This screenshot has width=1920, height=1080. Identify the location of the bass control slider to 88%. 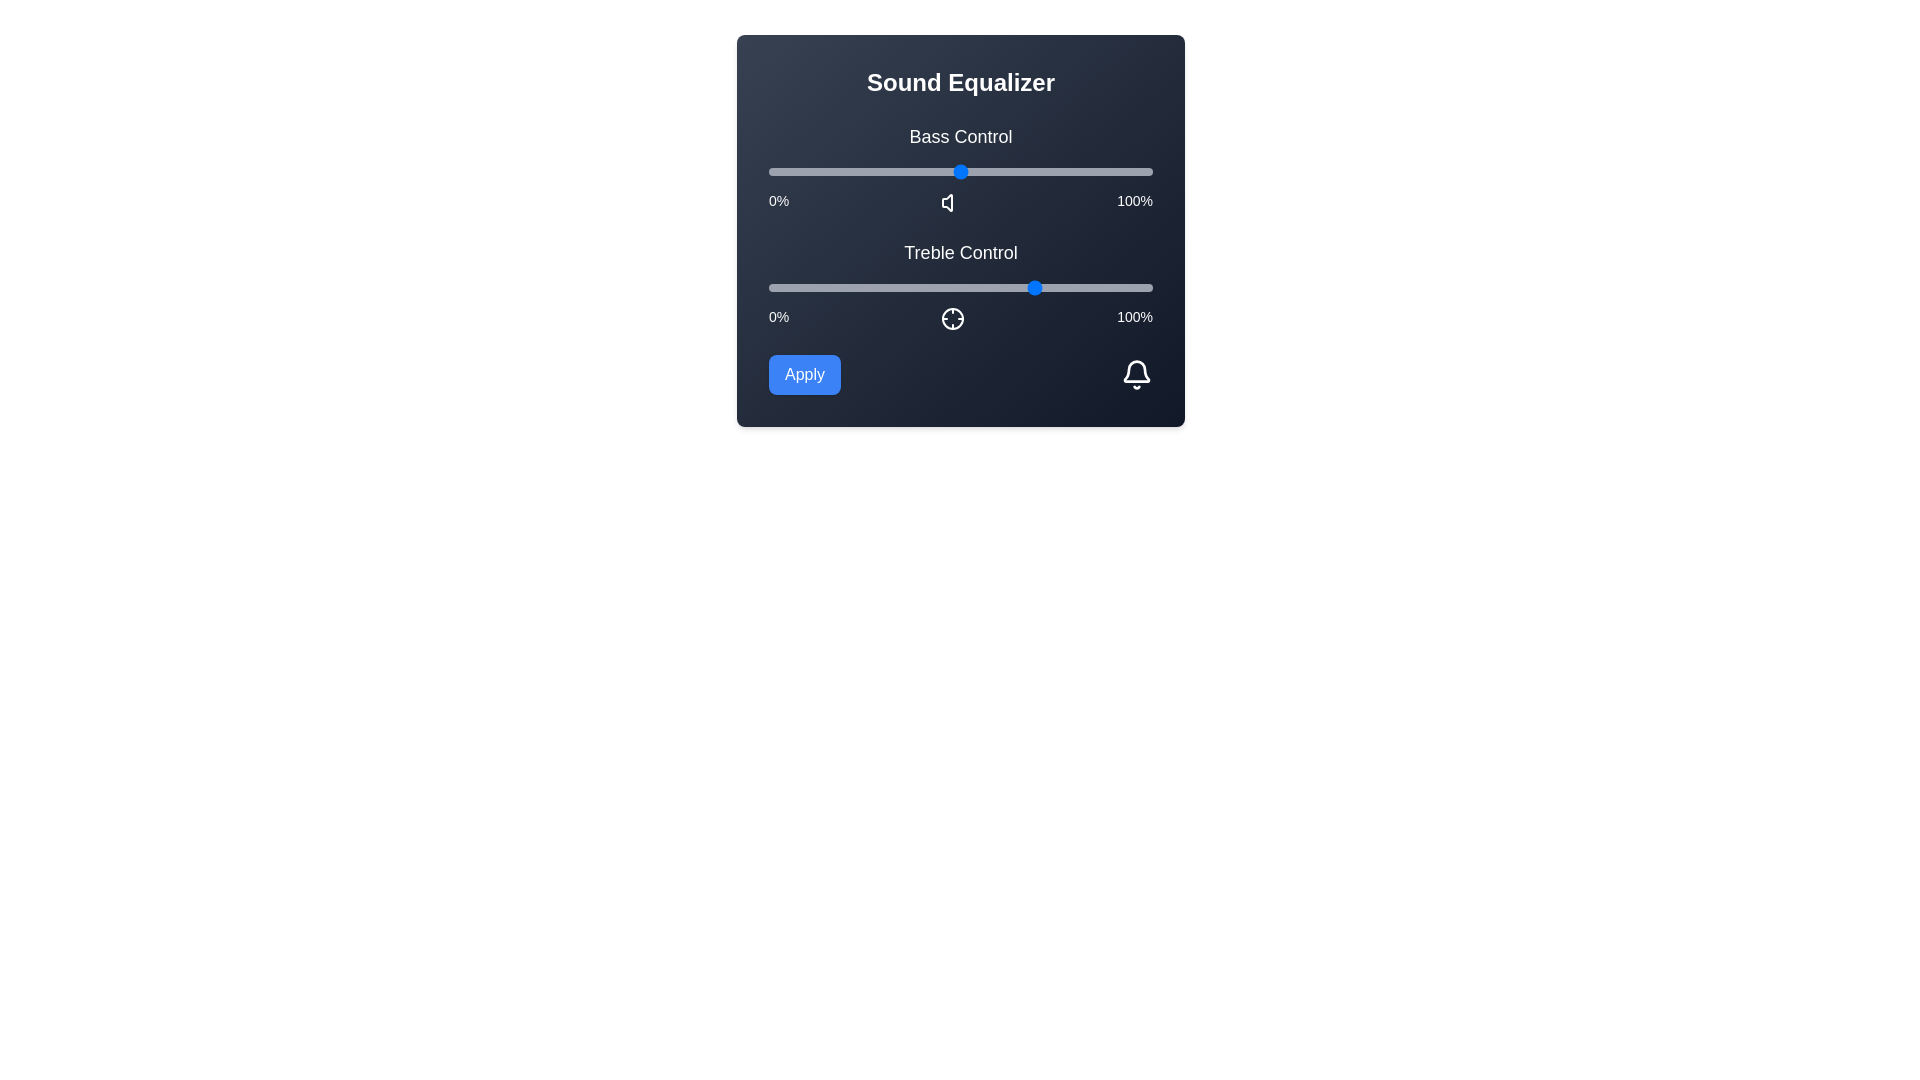
(1105, 171).